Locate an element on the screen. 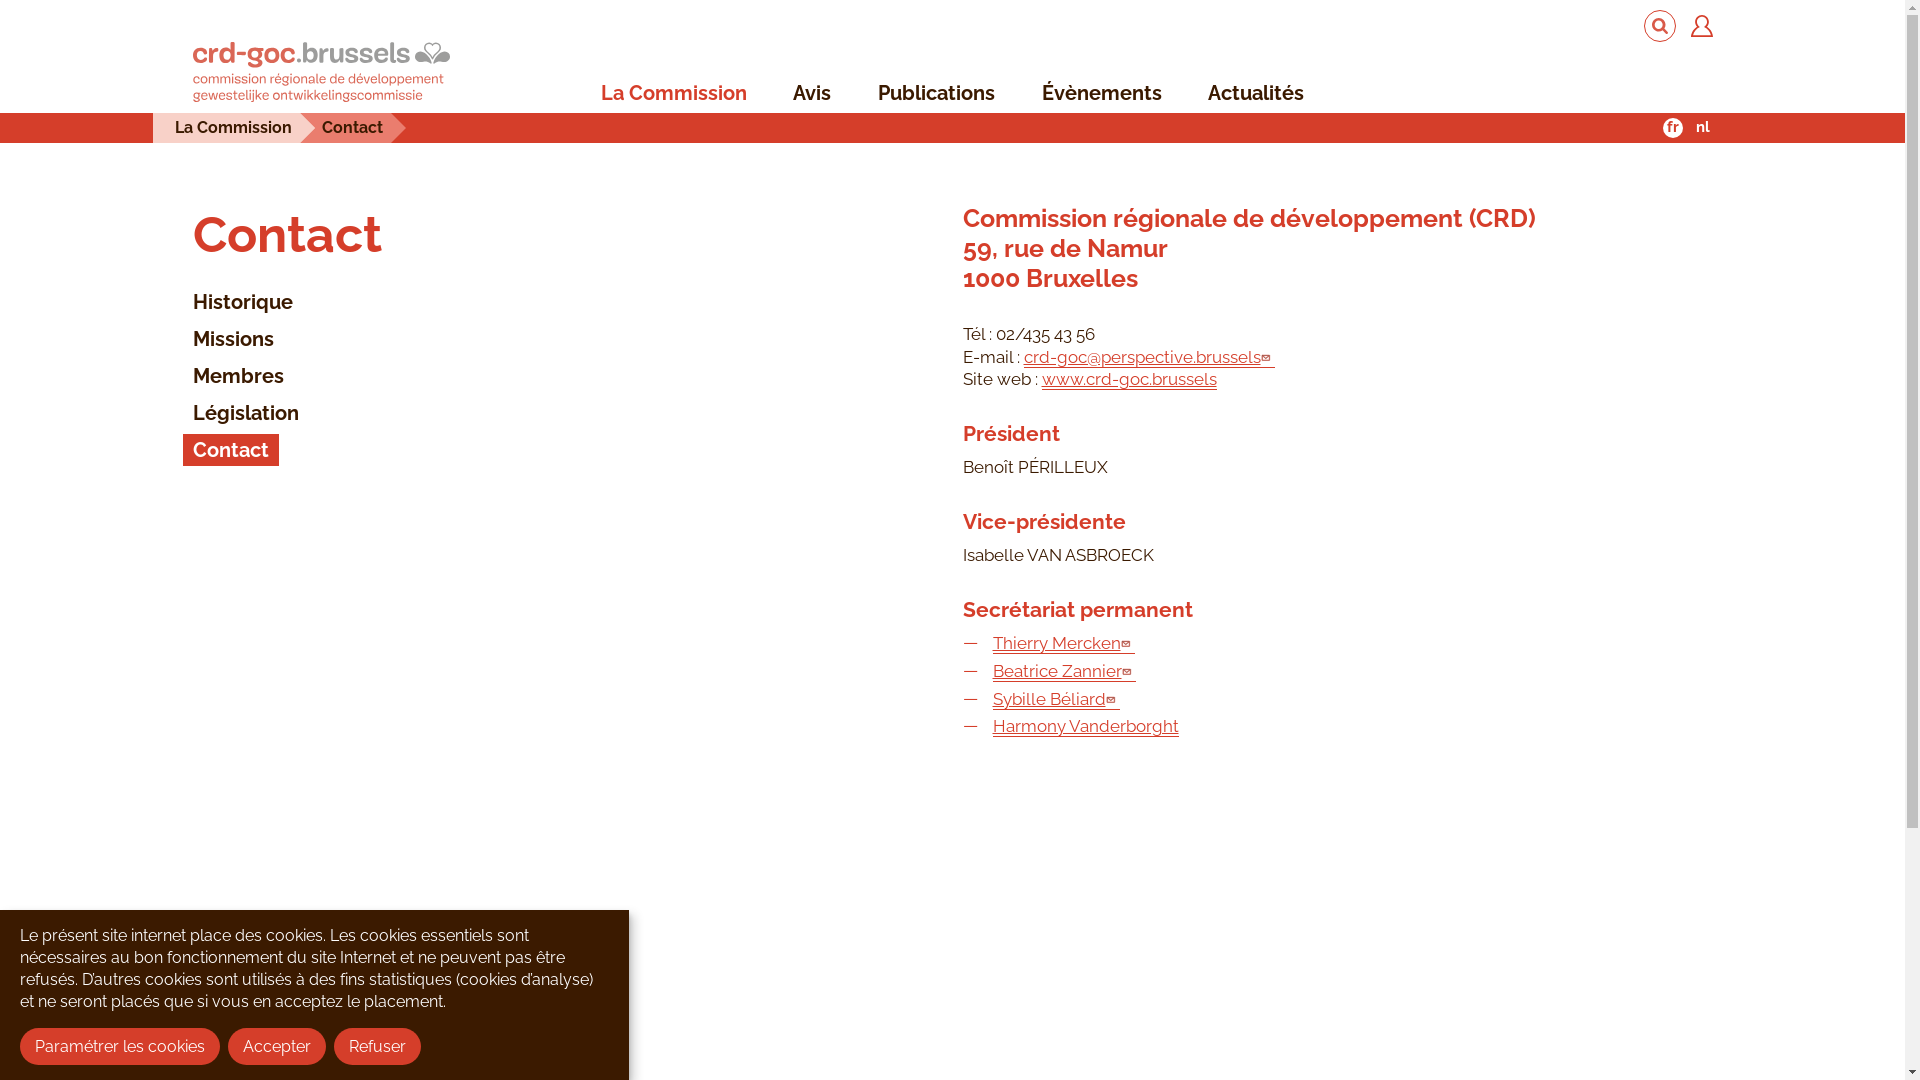  'Rechercher' is located at coordinates (1660, 26).